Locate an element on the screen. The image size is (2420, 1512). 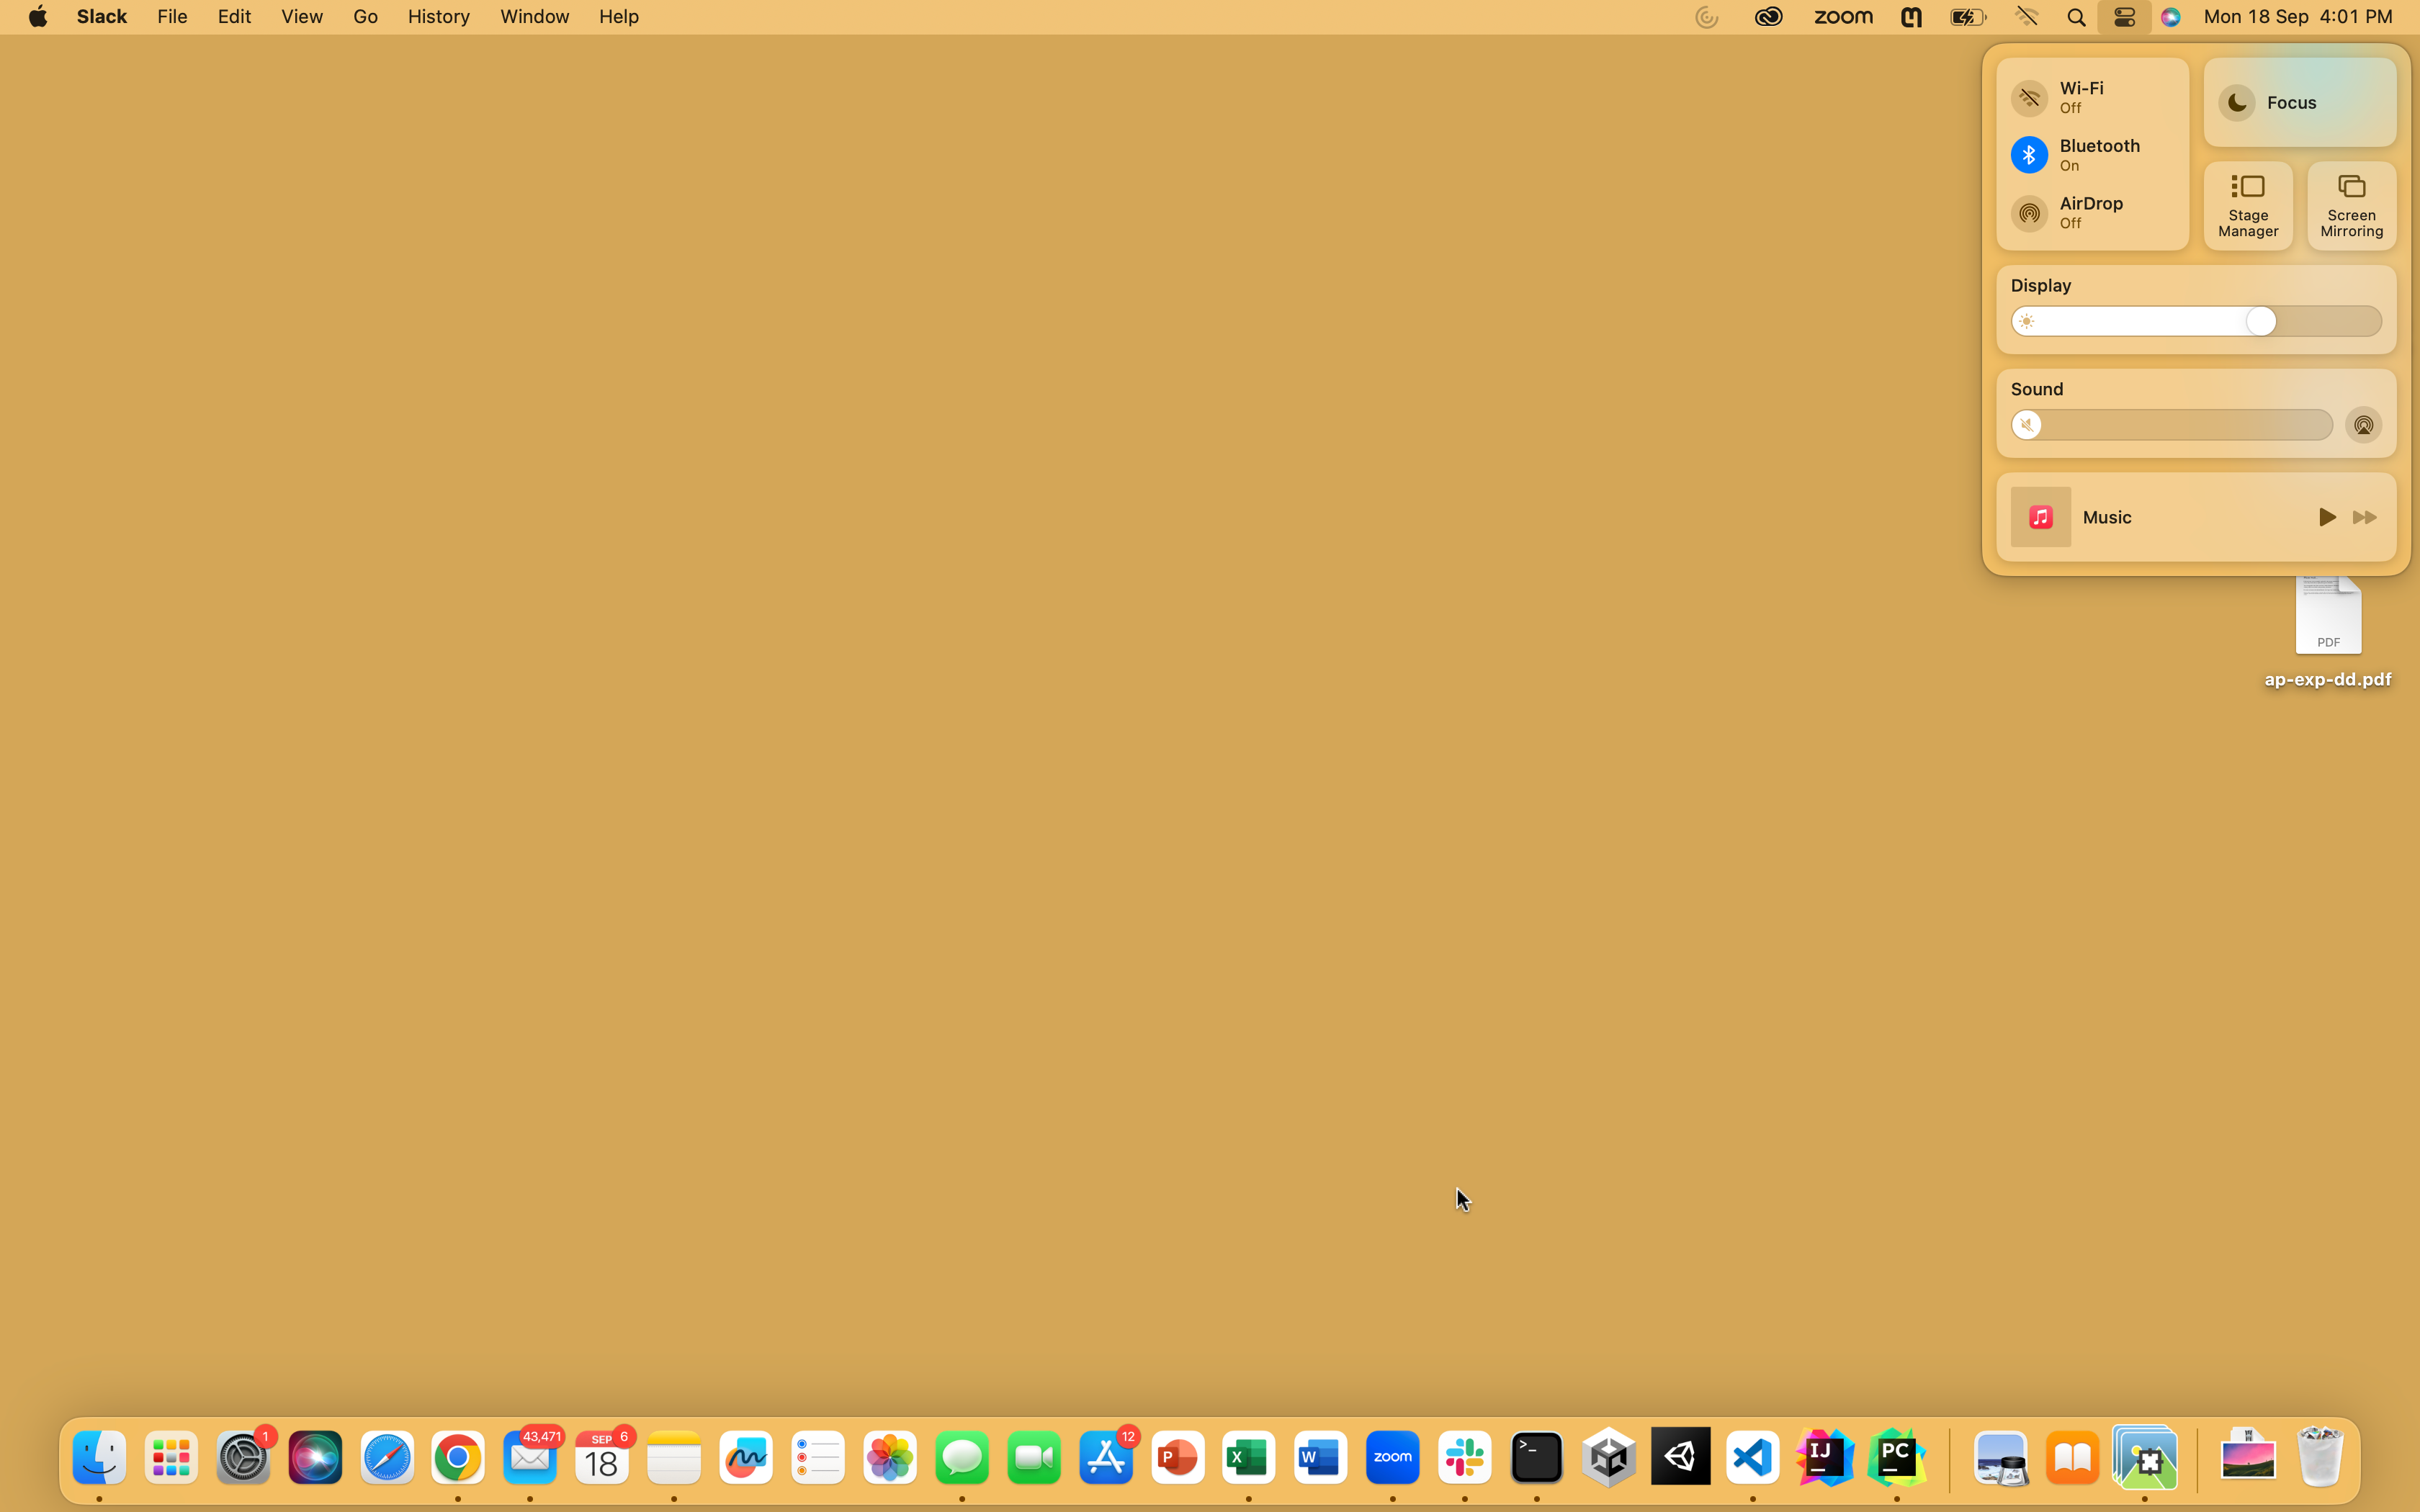
Disconnect from a wireless network is located at coordinates (2090, 89).